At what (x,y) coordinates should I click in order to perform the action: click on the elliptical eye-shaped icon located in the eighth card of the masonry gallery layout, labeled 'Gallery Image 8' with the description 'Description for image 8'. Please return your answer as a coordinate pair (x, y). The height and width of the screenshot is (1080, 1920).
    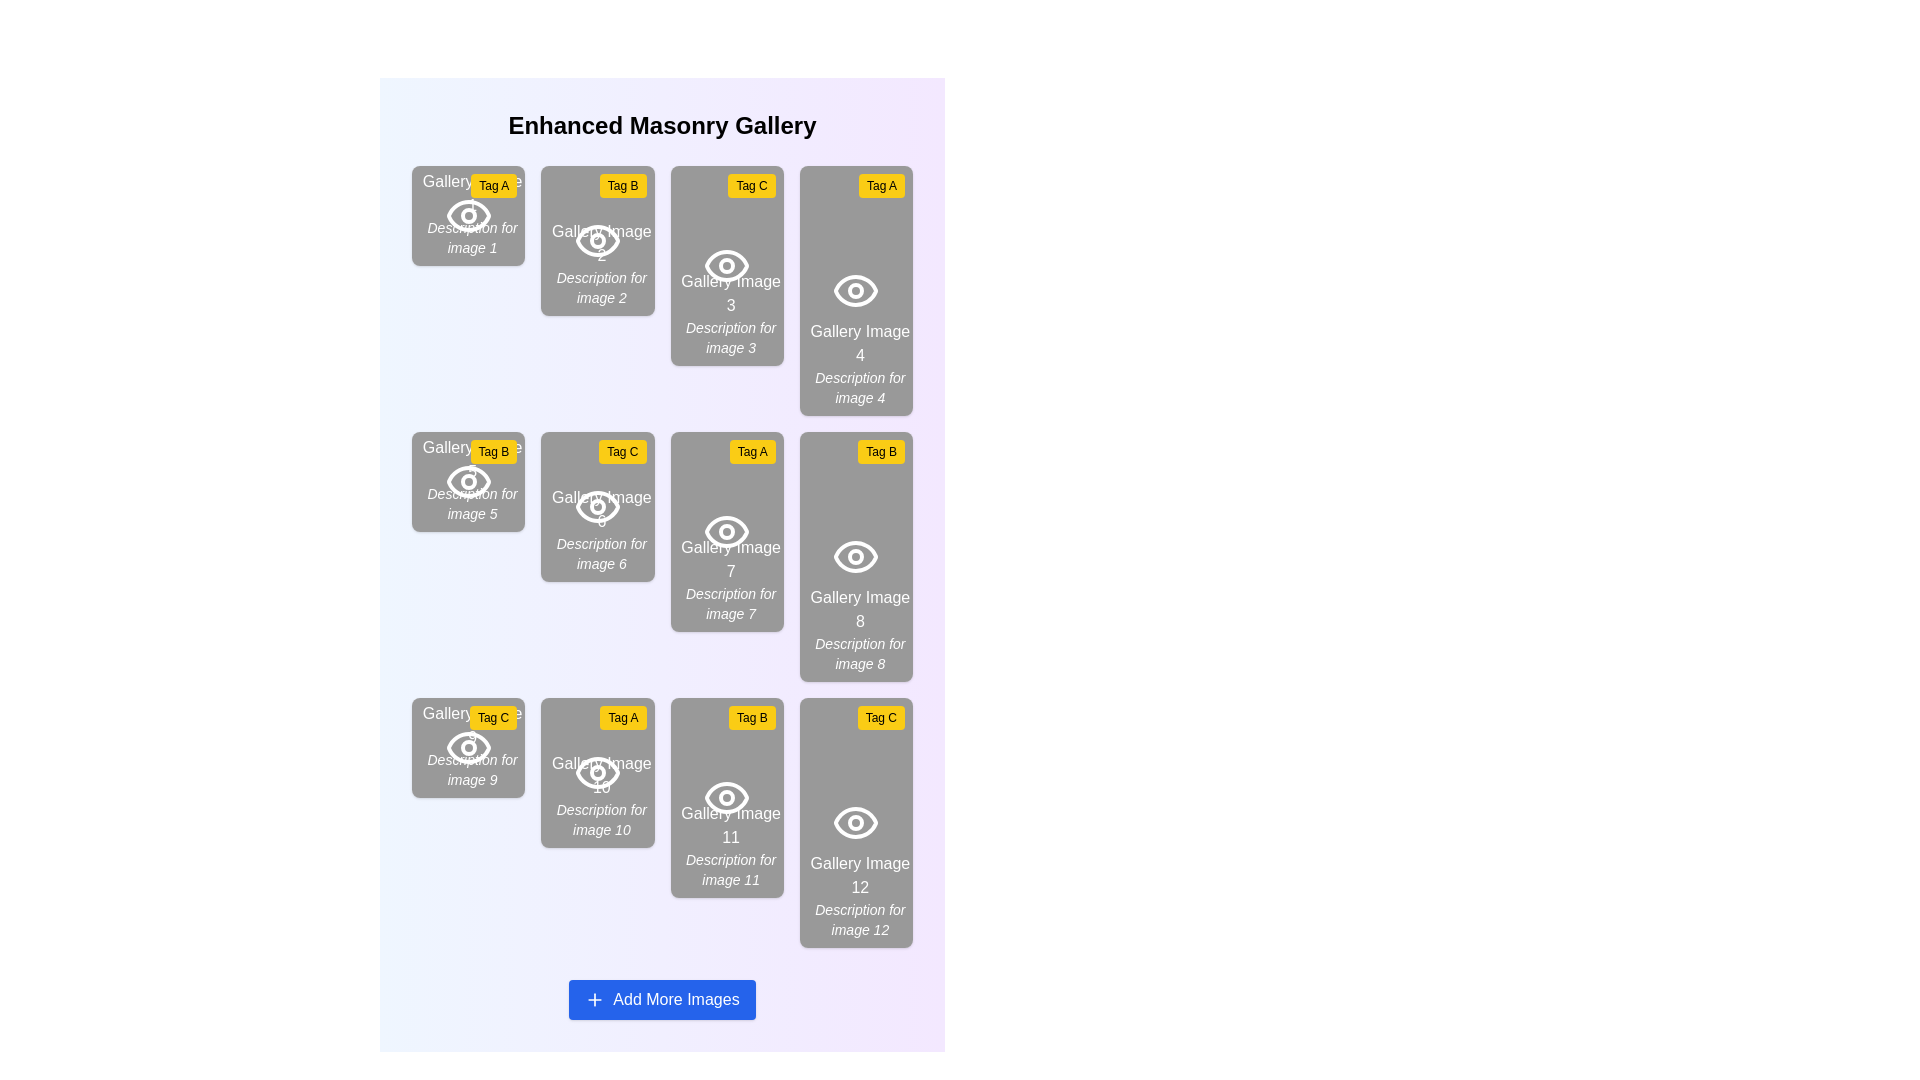
    Looking at the image, I should click on (856, 556).